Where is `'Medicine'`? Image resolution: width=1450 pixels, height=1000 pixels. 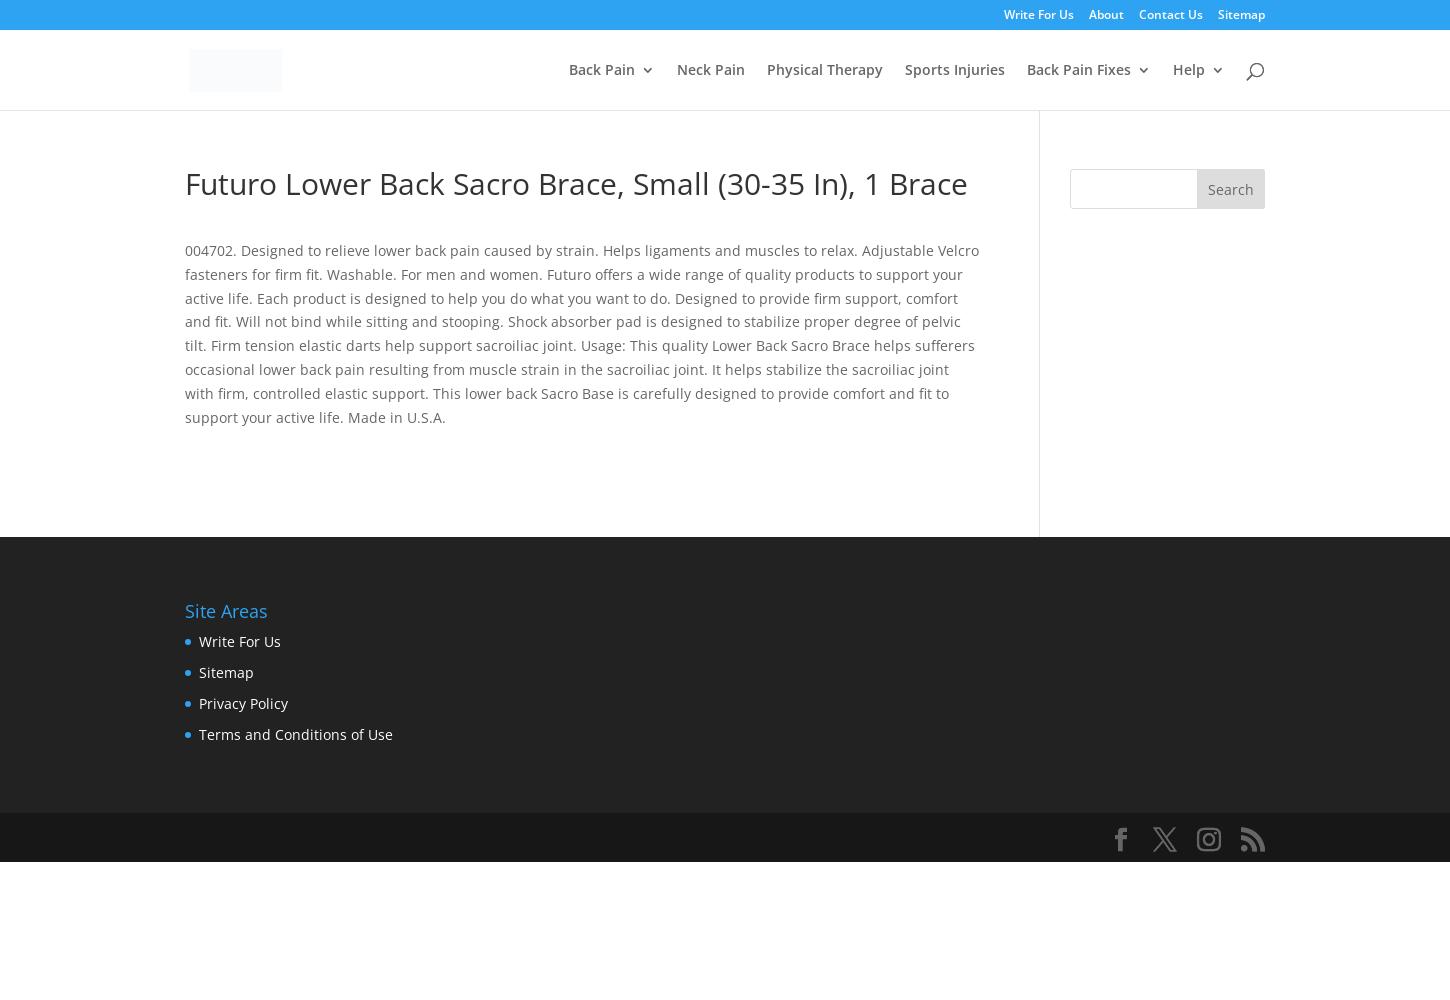
'Medicine' is located at coordinates (1096, 231).